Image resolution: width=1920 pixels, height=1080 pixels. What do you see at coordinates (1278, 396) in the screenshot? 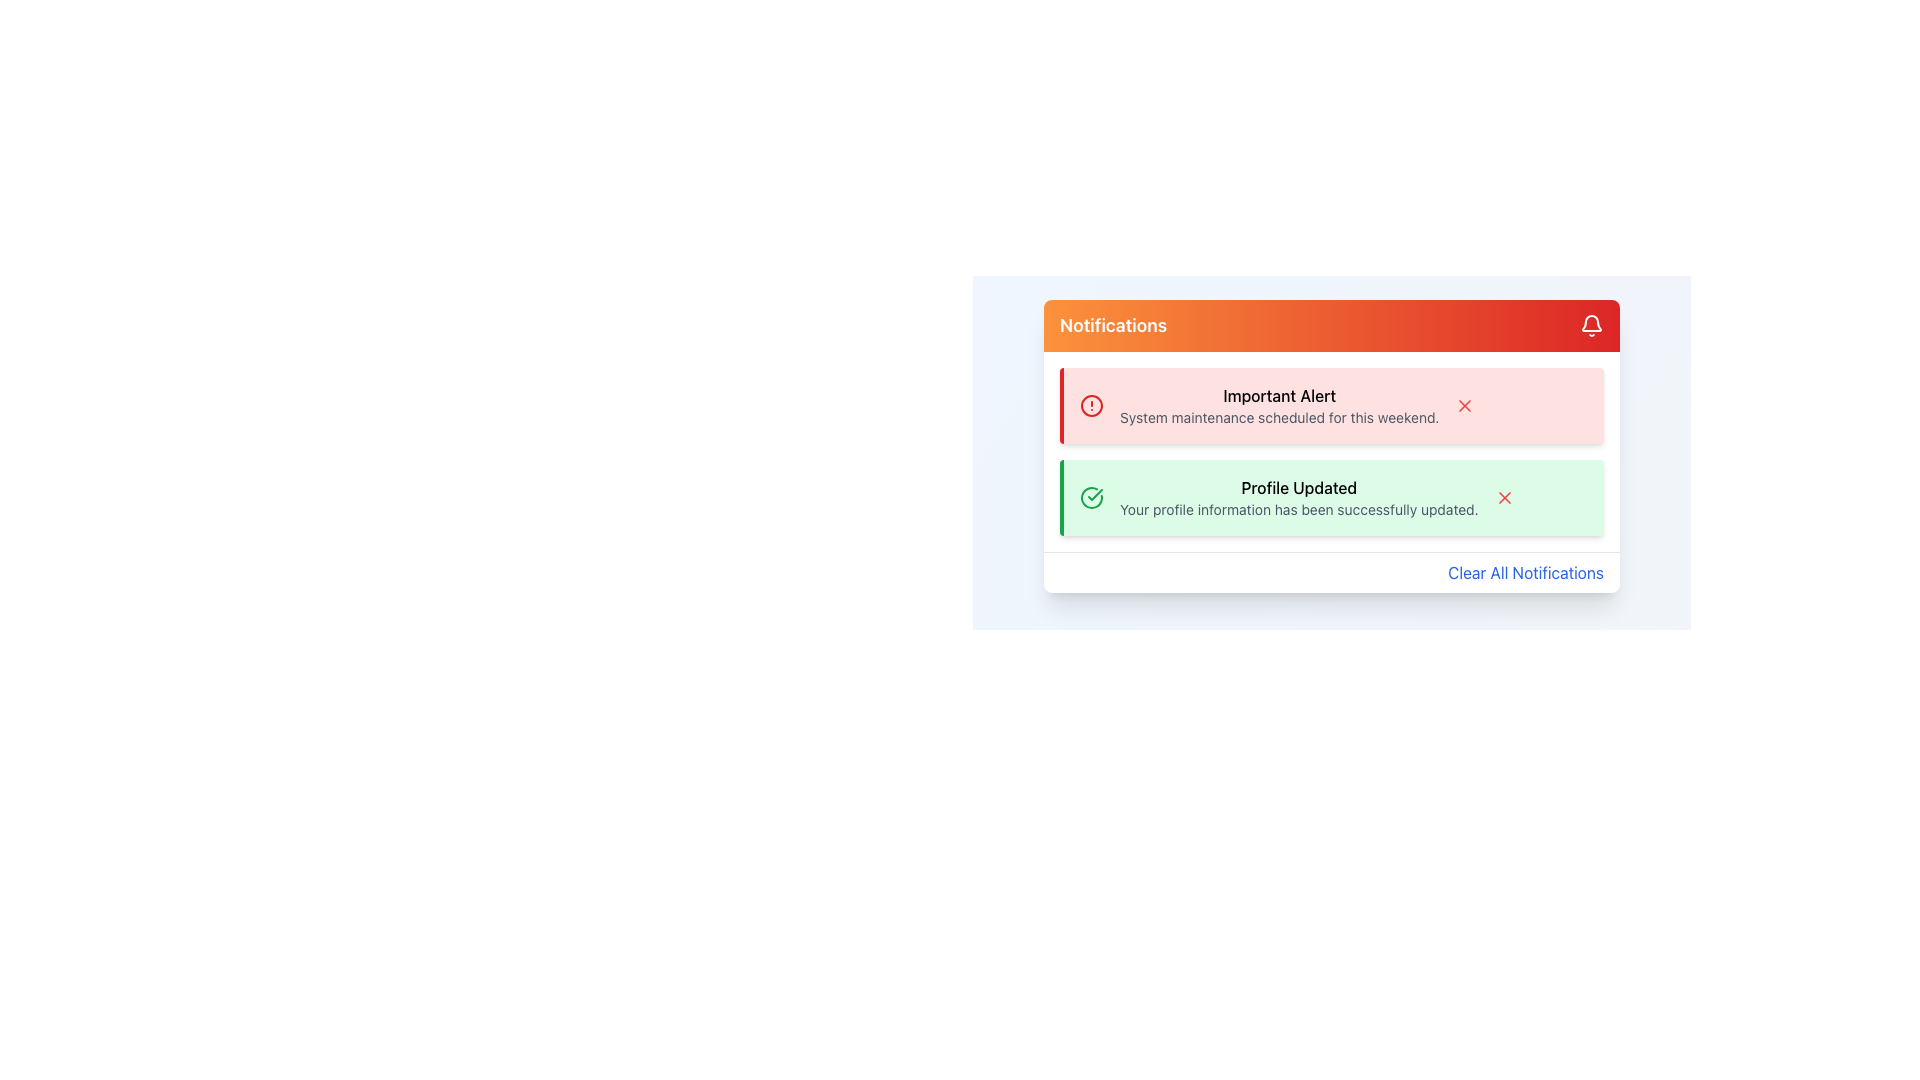
I see `text label 'Important Alert' which is styled in bold and located at the top-center of the notification card` at bounding box center [1278, 396].